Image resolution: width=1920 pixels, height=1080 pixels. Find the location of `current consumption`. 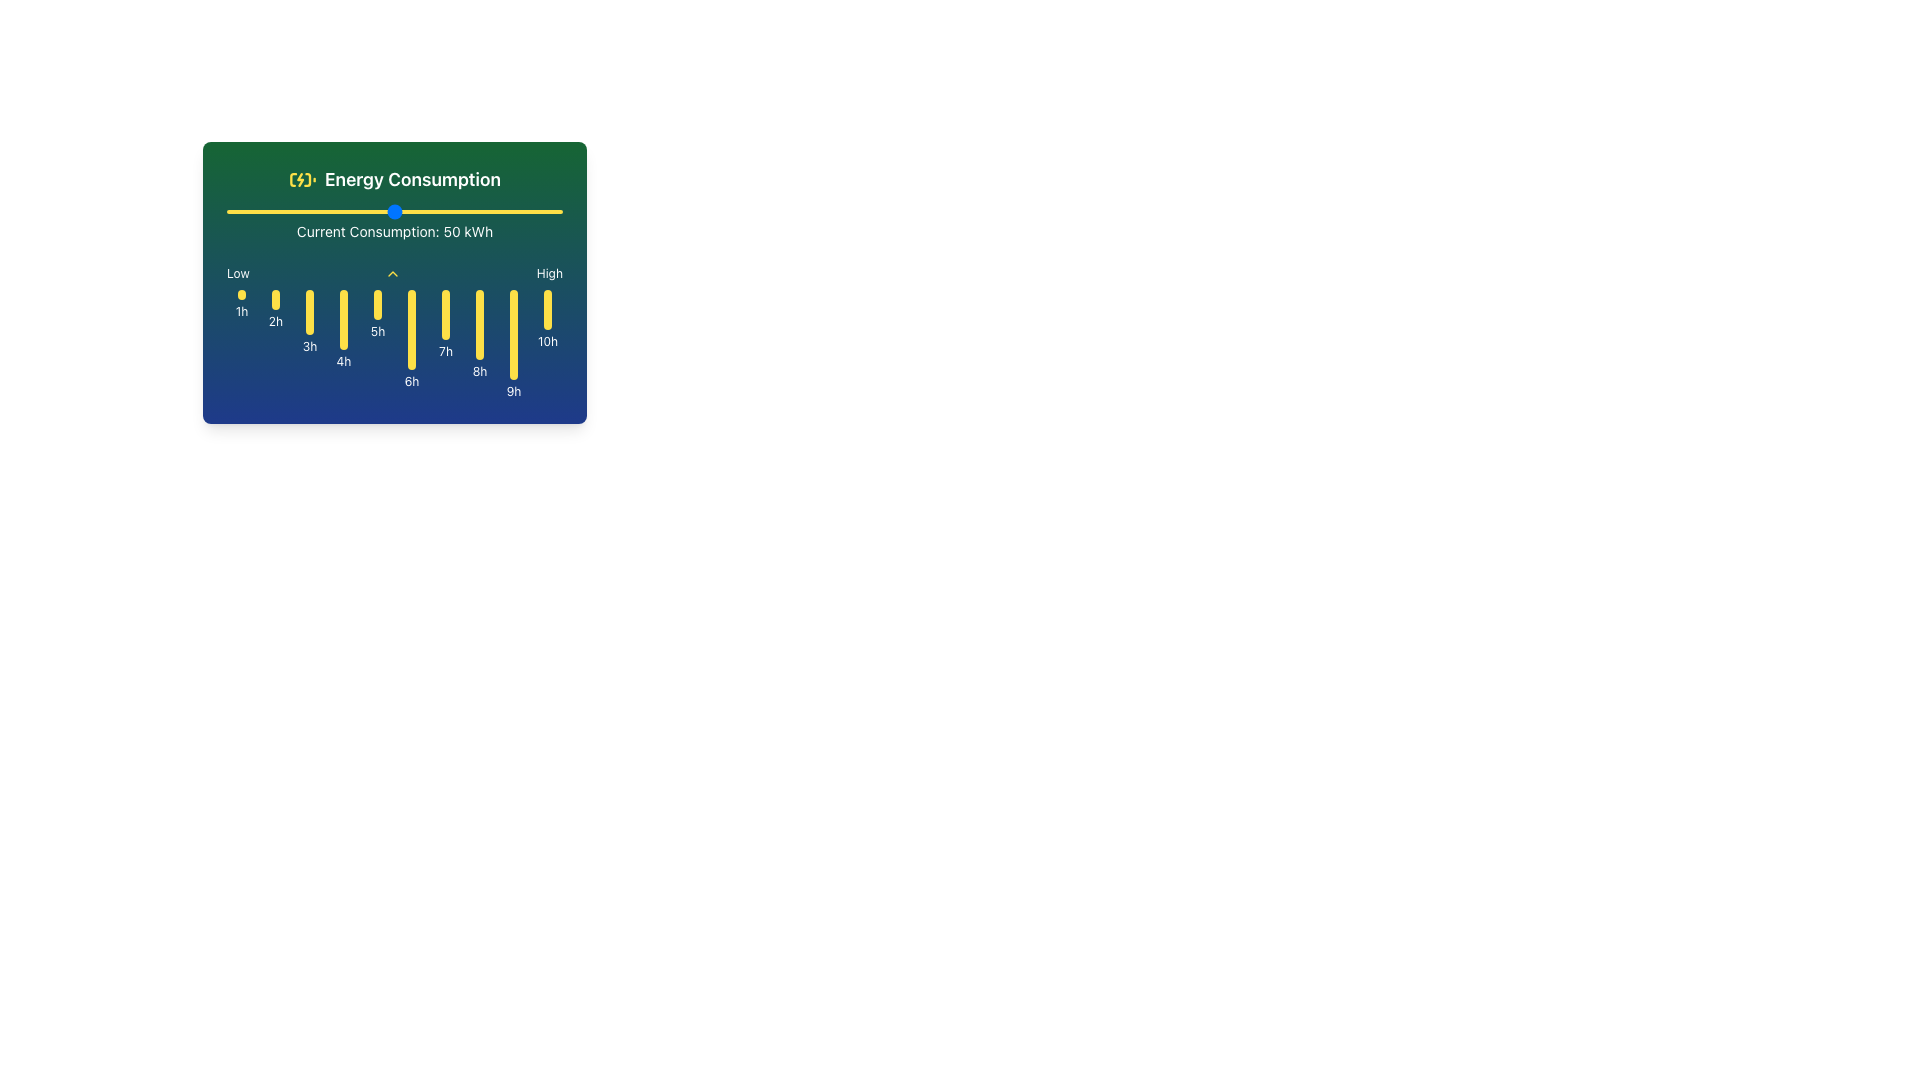

current consumption is located at coordinates (420, 212).